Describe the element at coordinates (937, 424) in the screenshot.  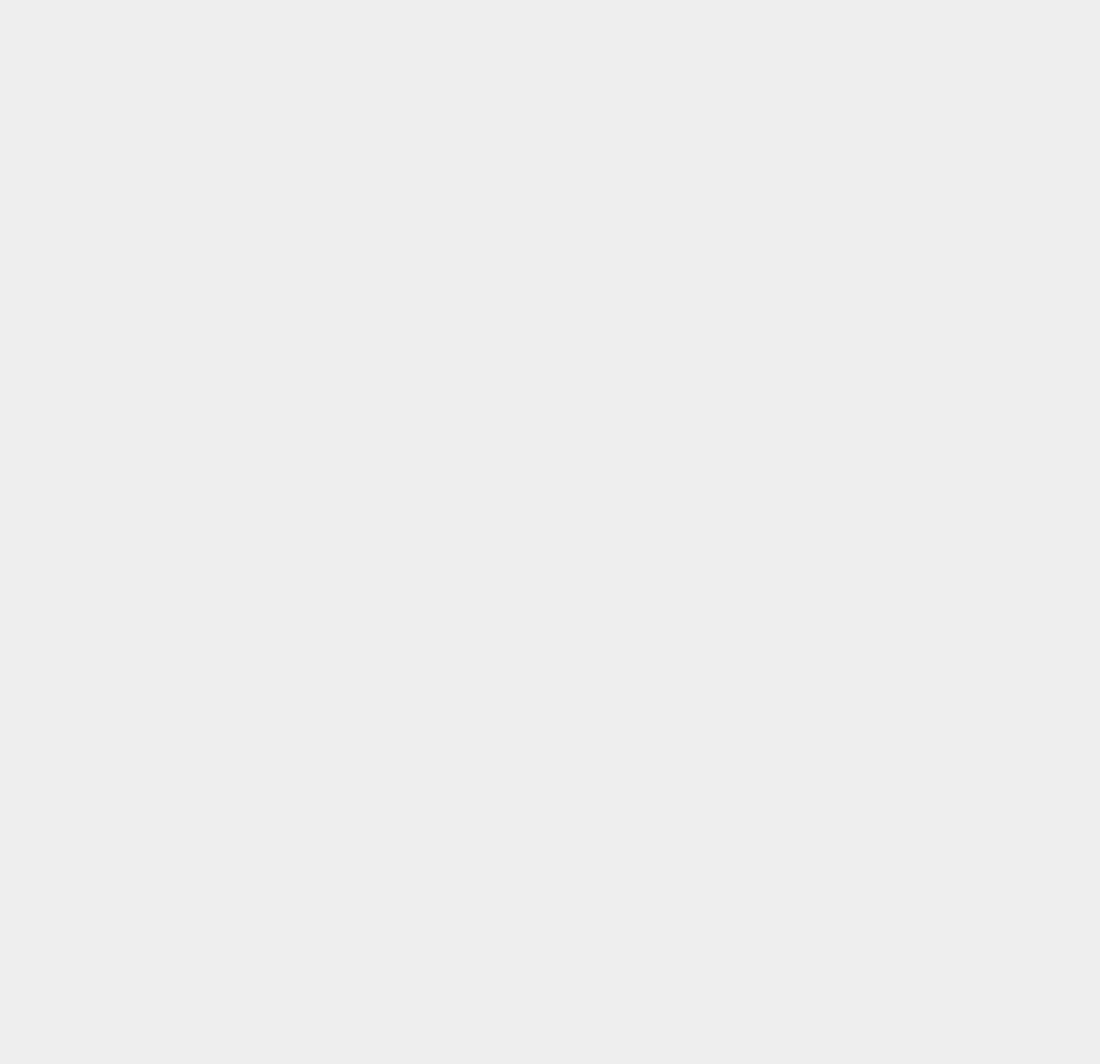
I see `'Download macOS 13.6.2 Ventura DMG Final Installer Without App Store'` at that location.